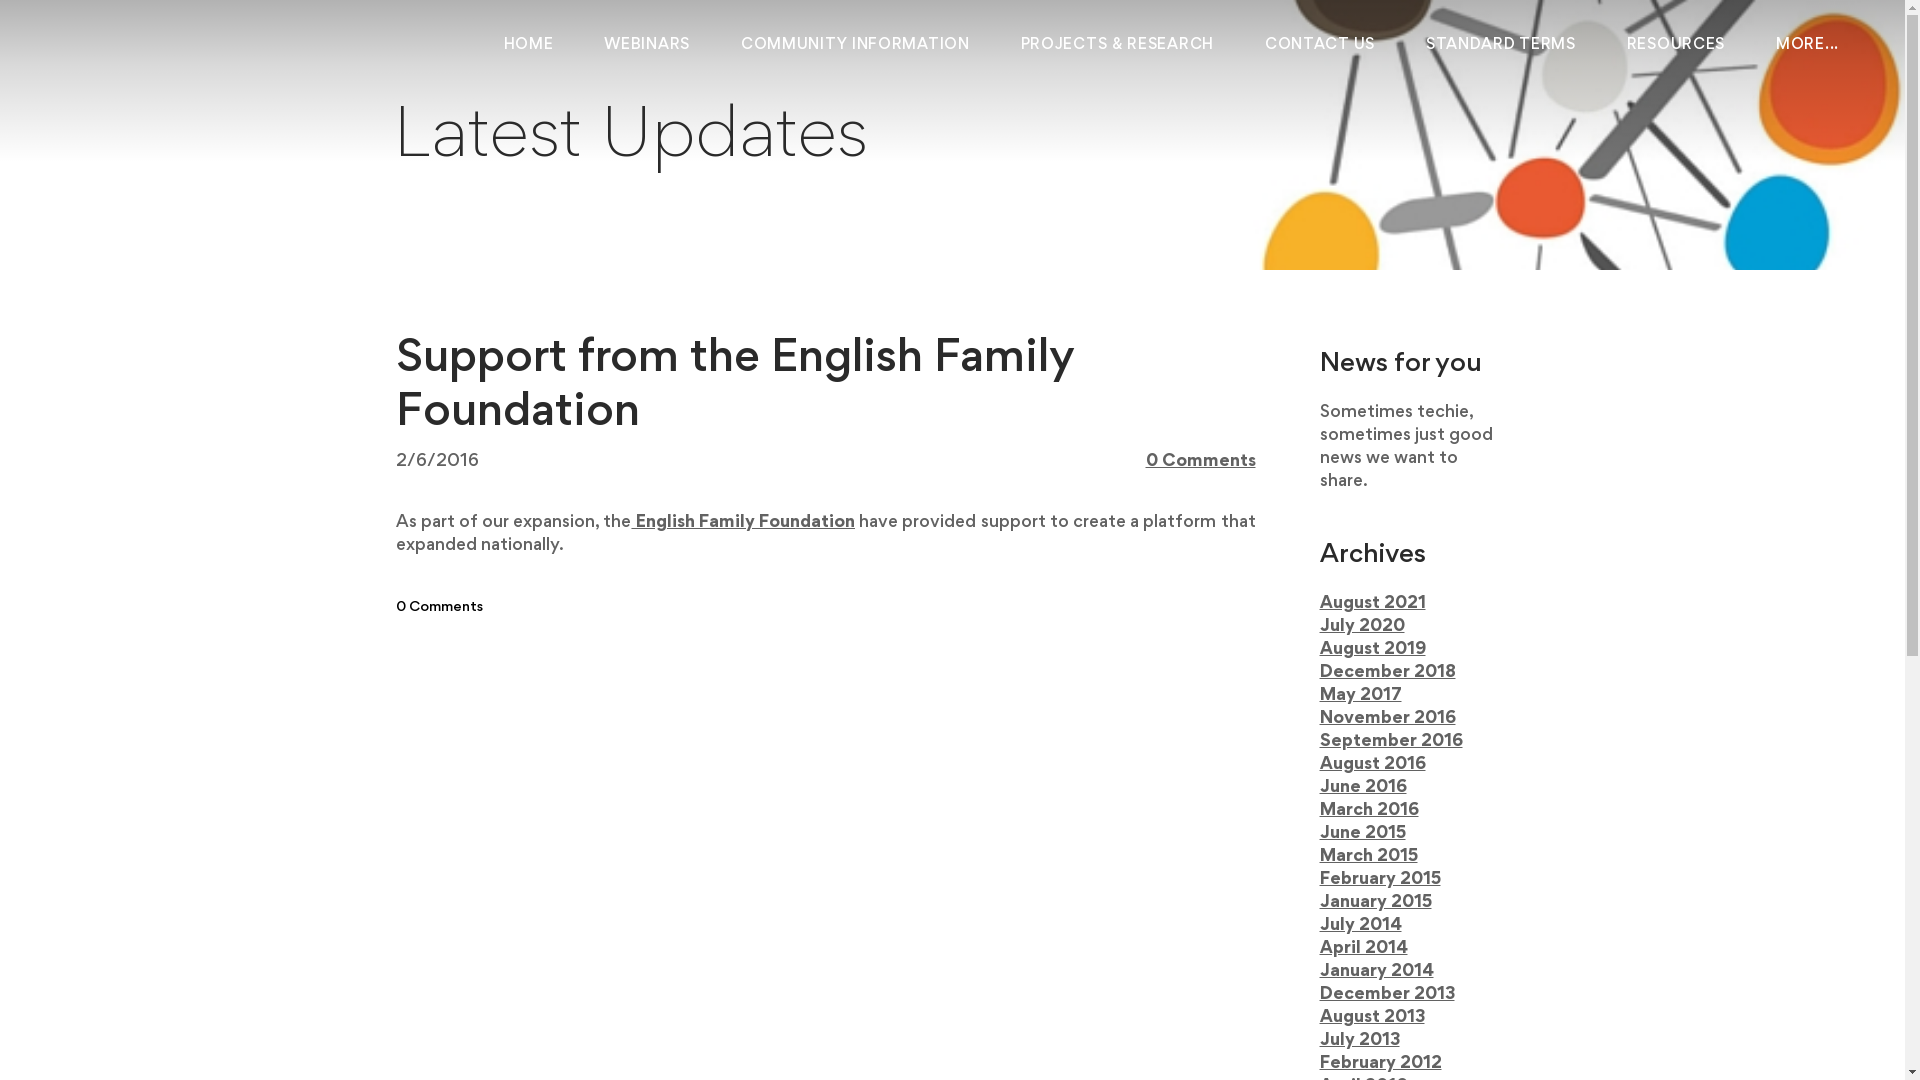 The image size is (1920, 1080). I want to click on 'August 2016', so click(1320, 764).